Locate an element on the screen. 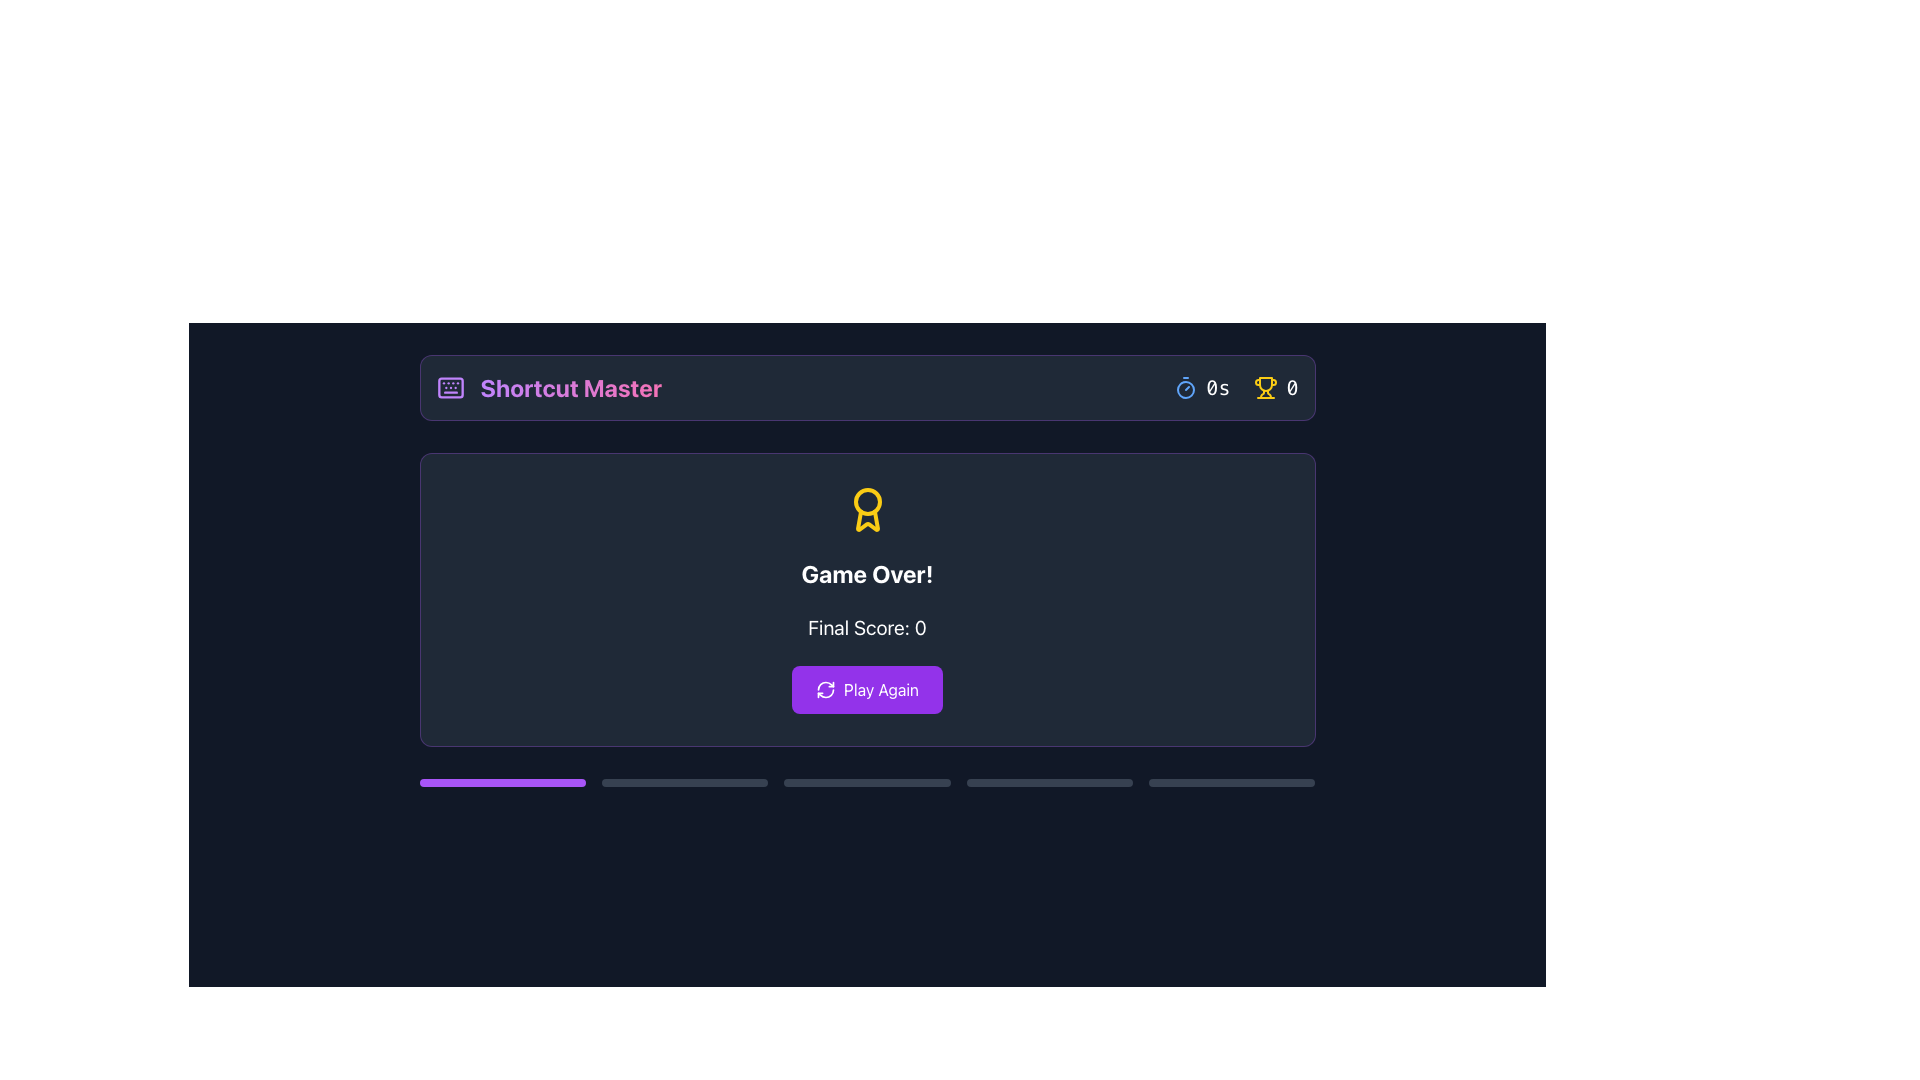 Image resolution: width=1920 pixels, height=1080 pixels. final score displayed in the text element located below the 'Game Over!' text and above the 'Play Again' button is located at coordinates (867, 627).